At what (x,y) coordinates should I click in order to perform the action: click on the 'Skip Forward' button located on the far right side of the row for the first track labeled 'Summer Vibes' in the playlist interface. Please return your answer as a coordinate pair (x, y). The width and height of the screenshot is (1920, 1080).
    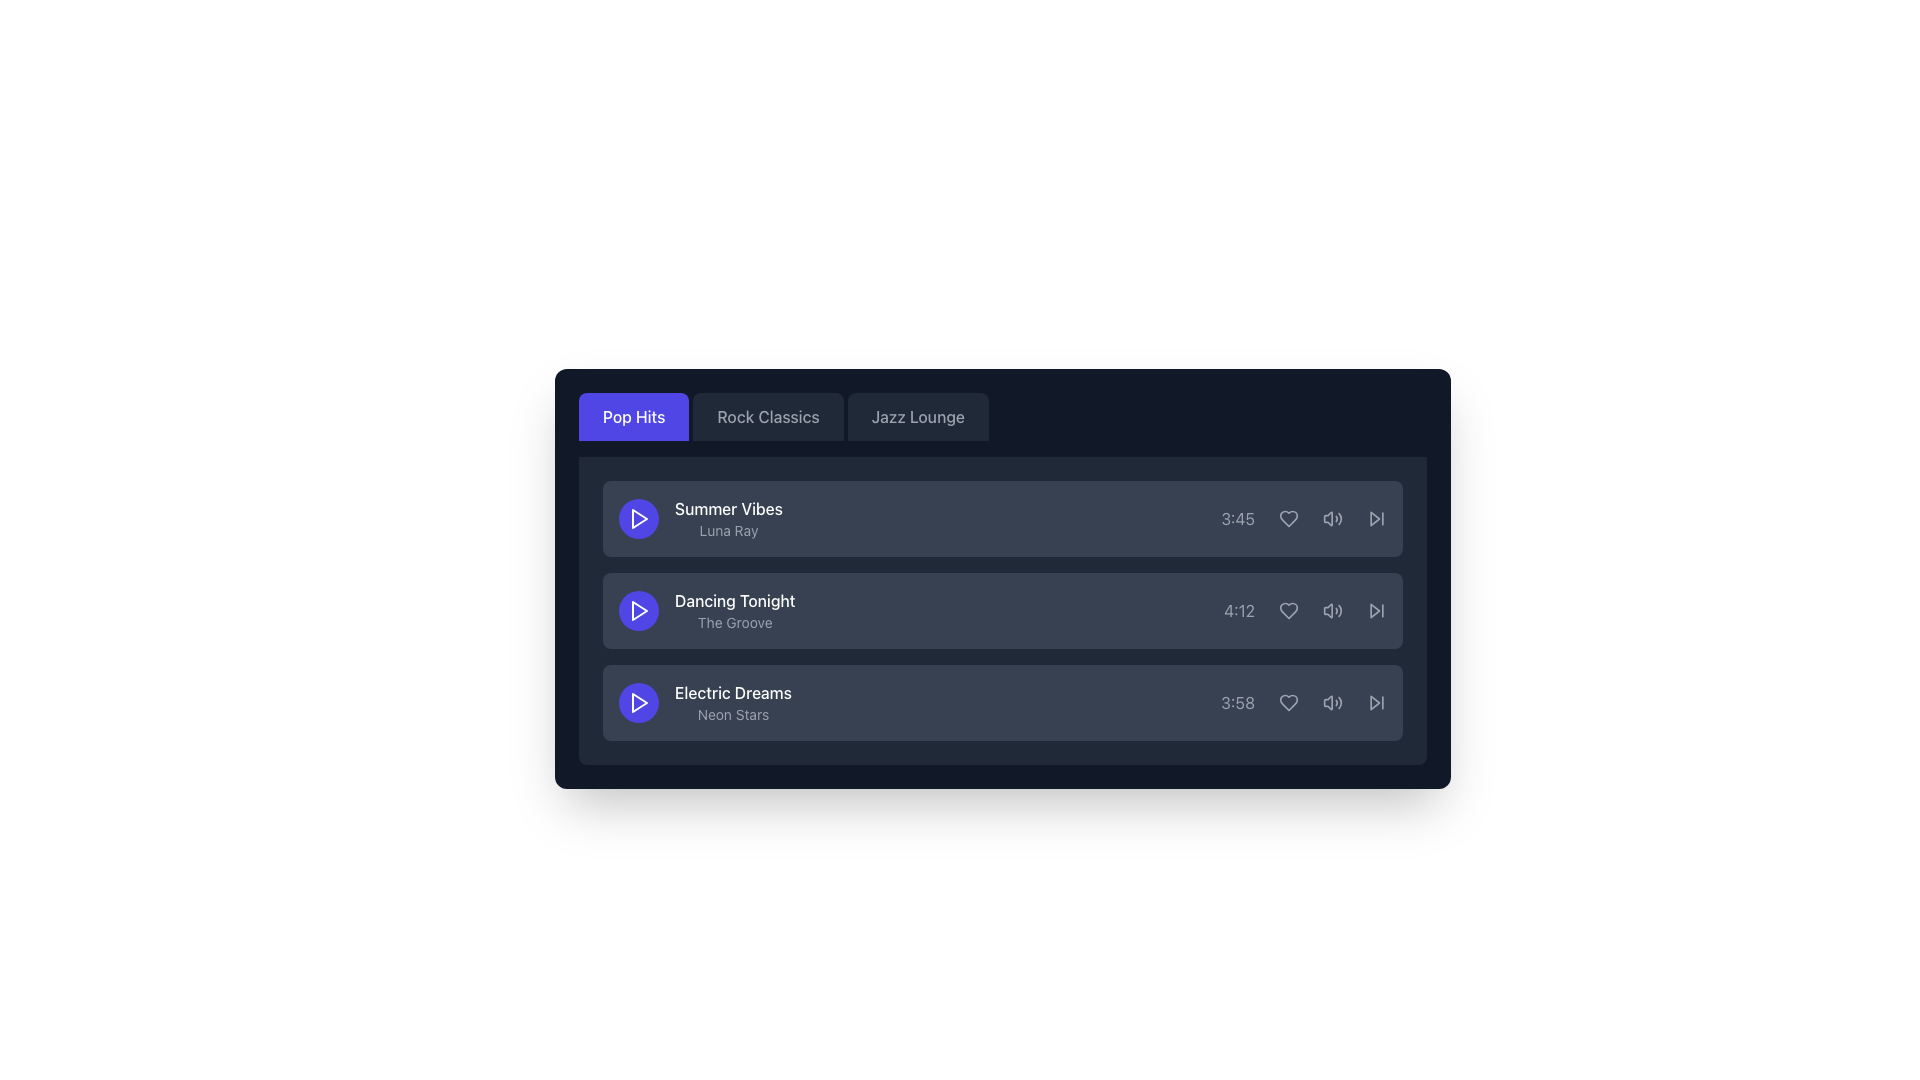
    Looking at the image, I should click on (1376, 518).